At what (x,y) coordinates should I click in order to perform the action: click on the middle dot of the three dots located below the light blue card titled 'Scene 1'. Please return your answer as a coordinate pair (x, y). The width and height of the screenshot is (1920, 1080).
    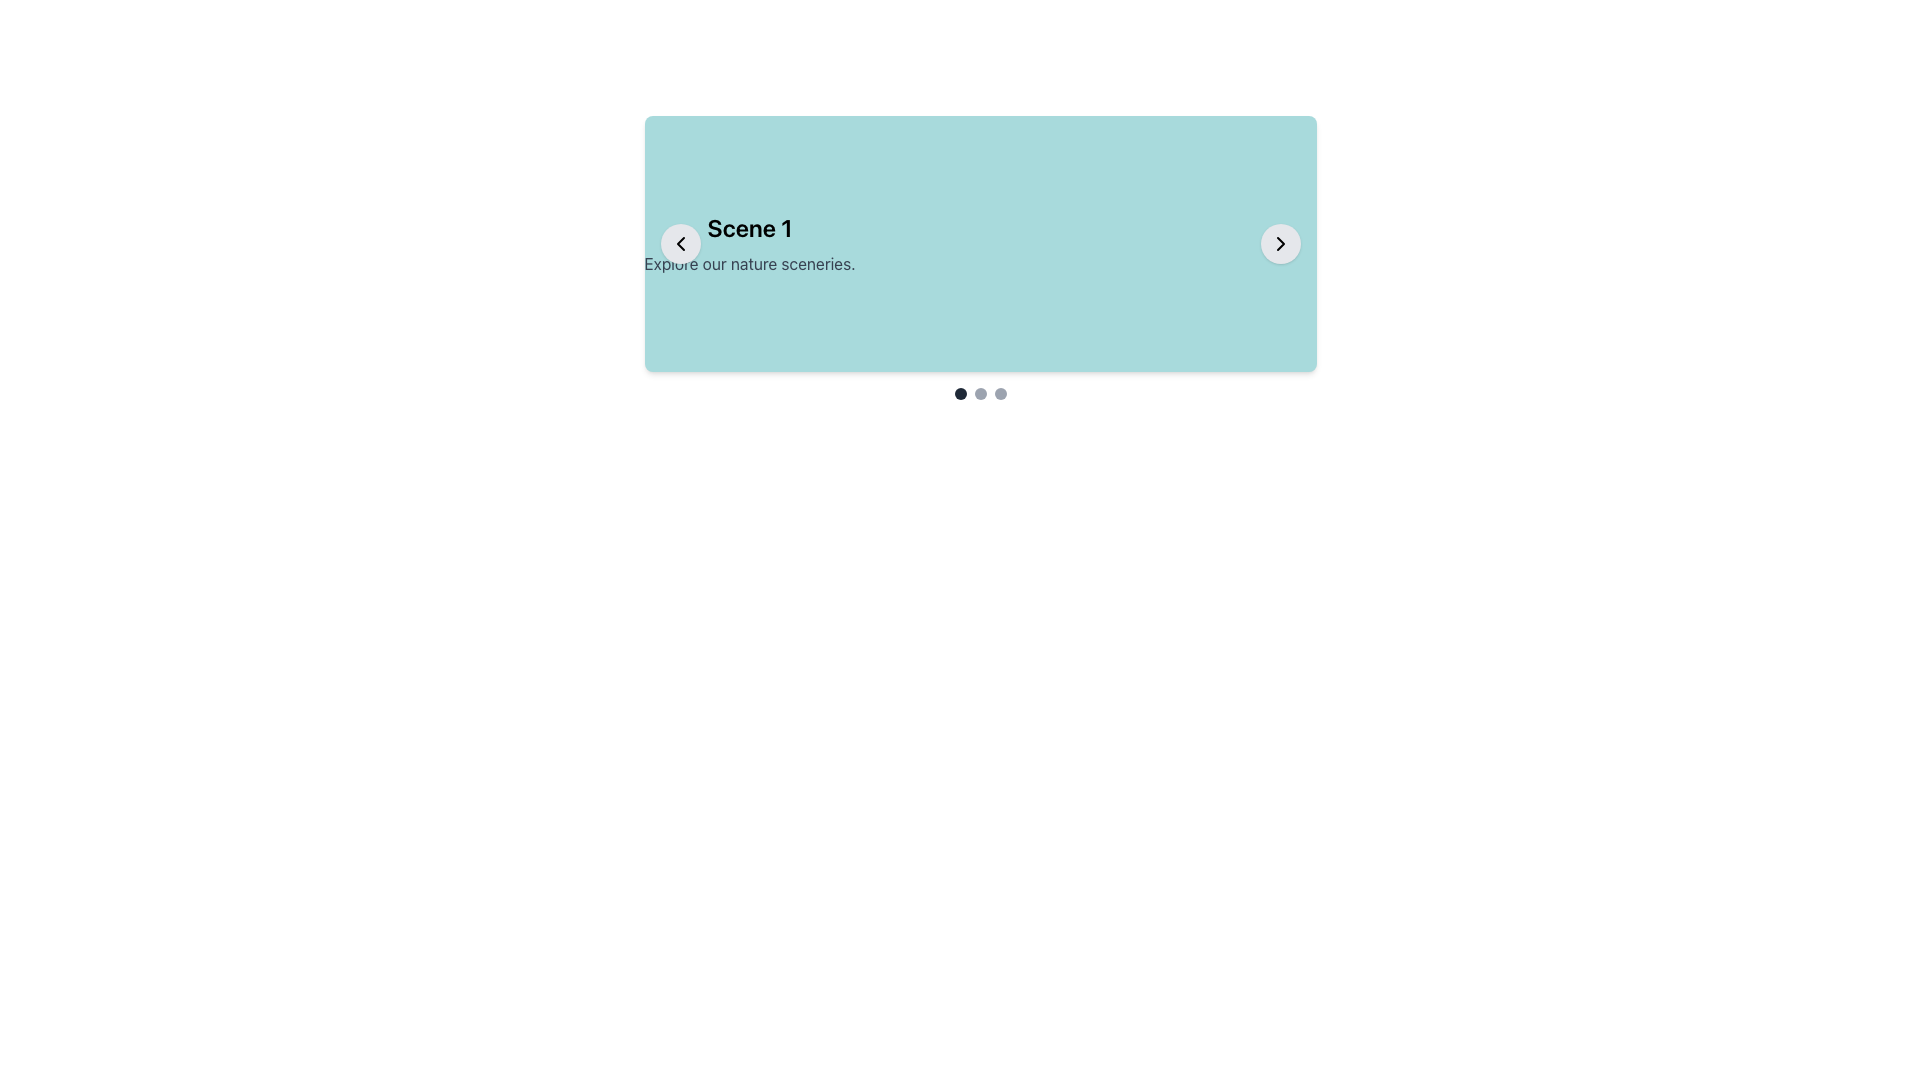
    Looking at the image, I should click on (980, 393).